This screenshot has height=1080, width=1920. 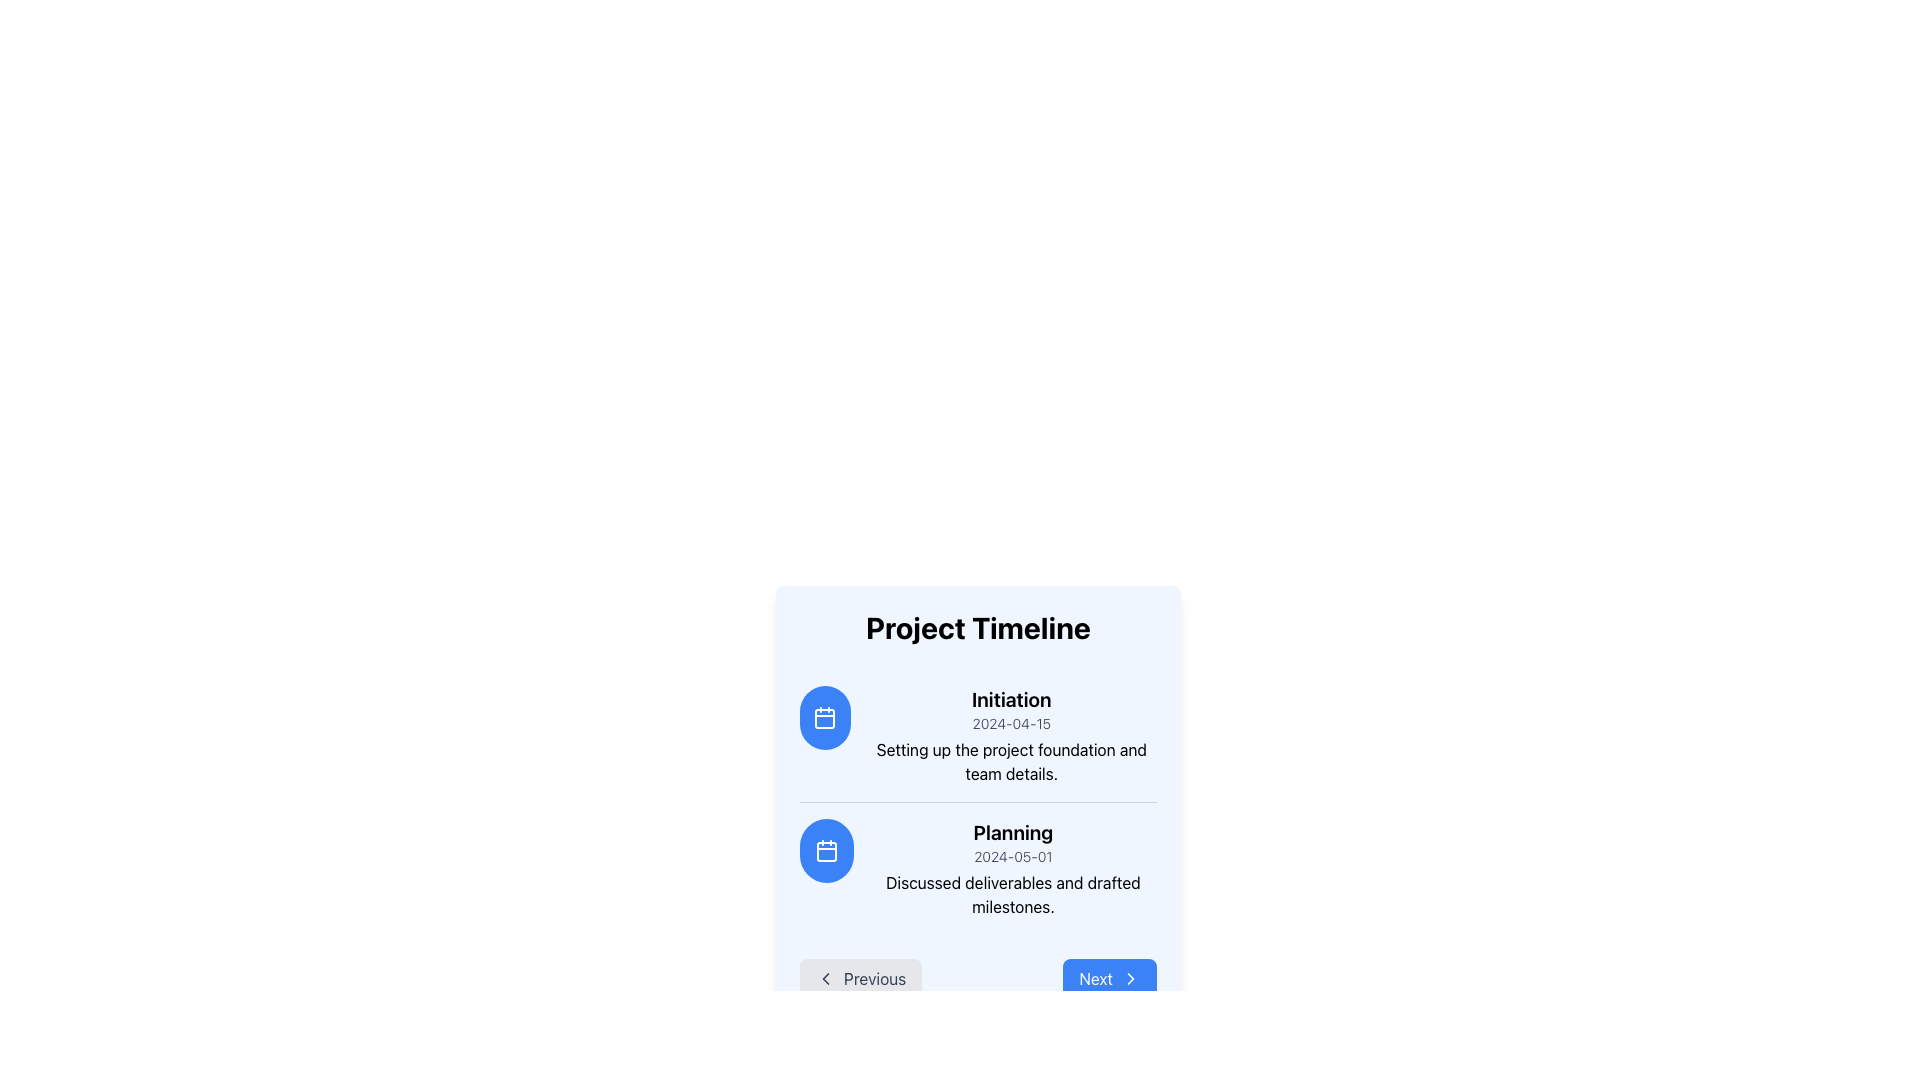 What do you see at coordinates (1131, 978) in the screenshot?
I see `the 'Next' button that contains the triangular arrow icon pointing to the right, which is styled as a chevron and located at the bottom-right corner of the interface` at bounding box center [1131, 978].